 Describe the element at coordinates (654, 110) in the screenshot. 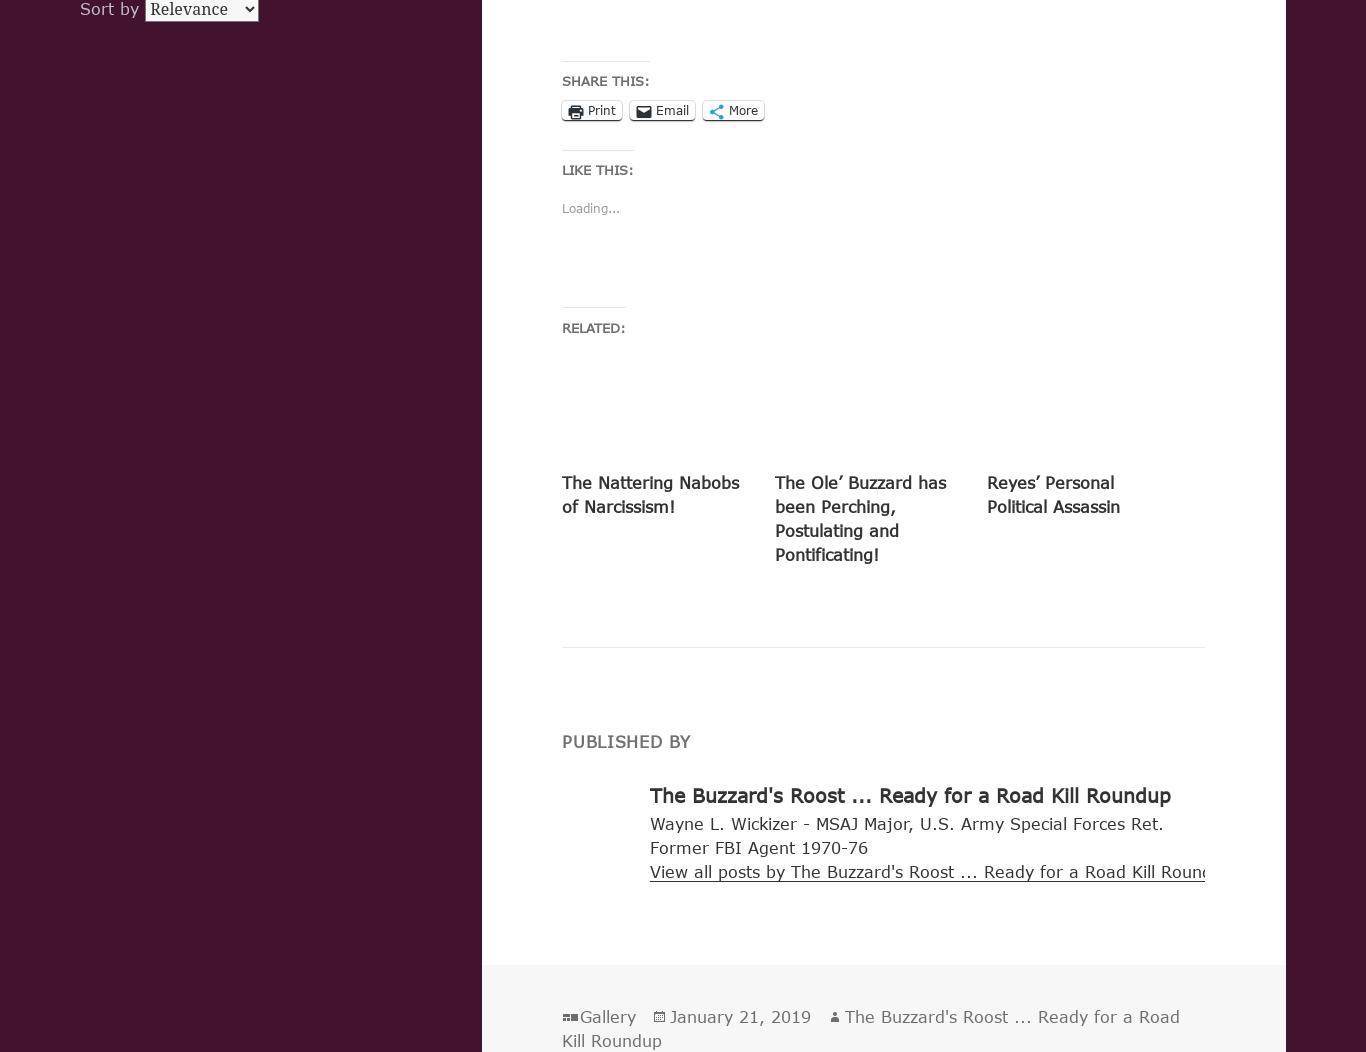

I see `'Email'` at that location.